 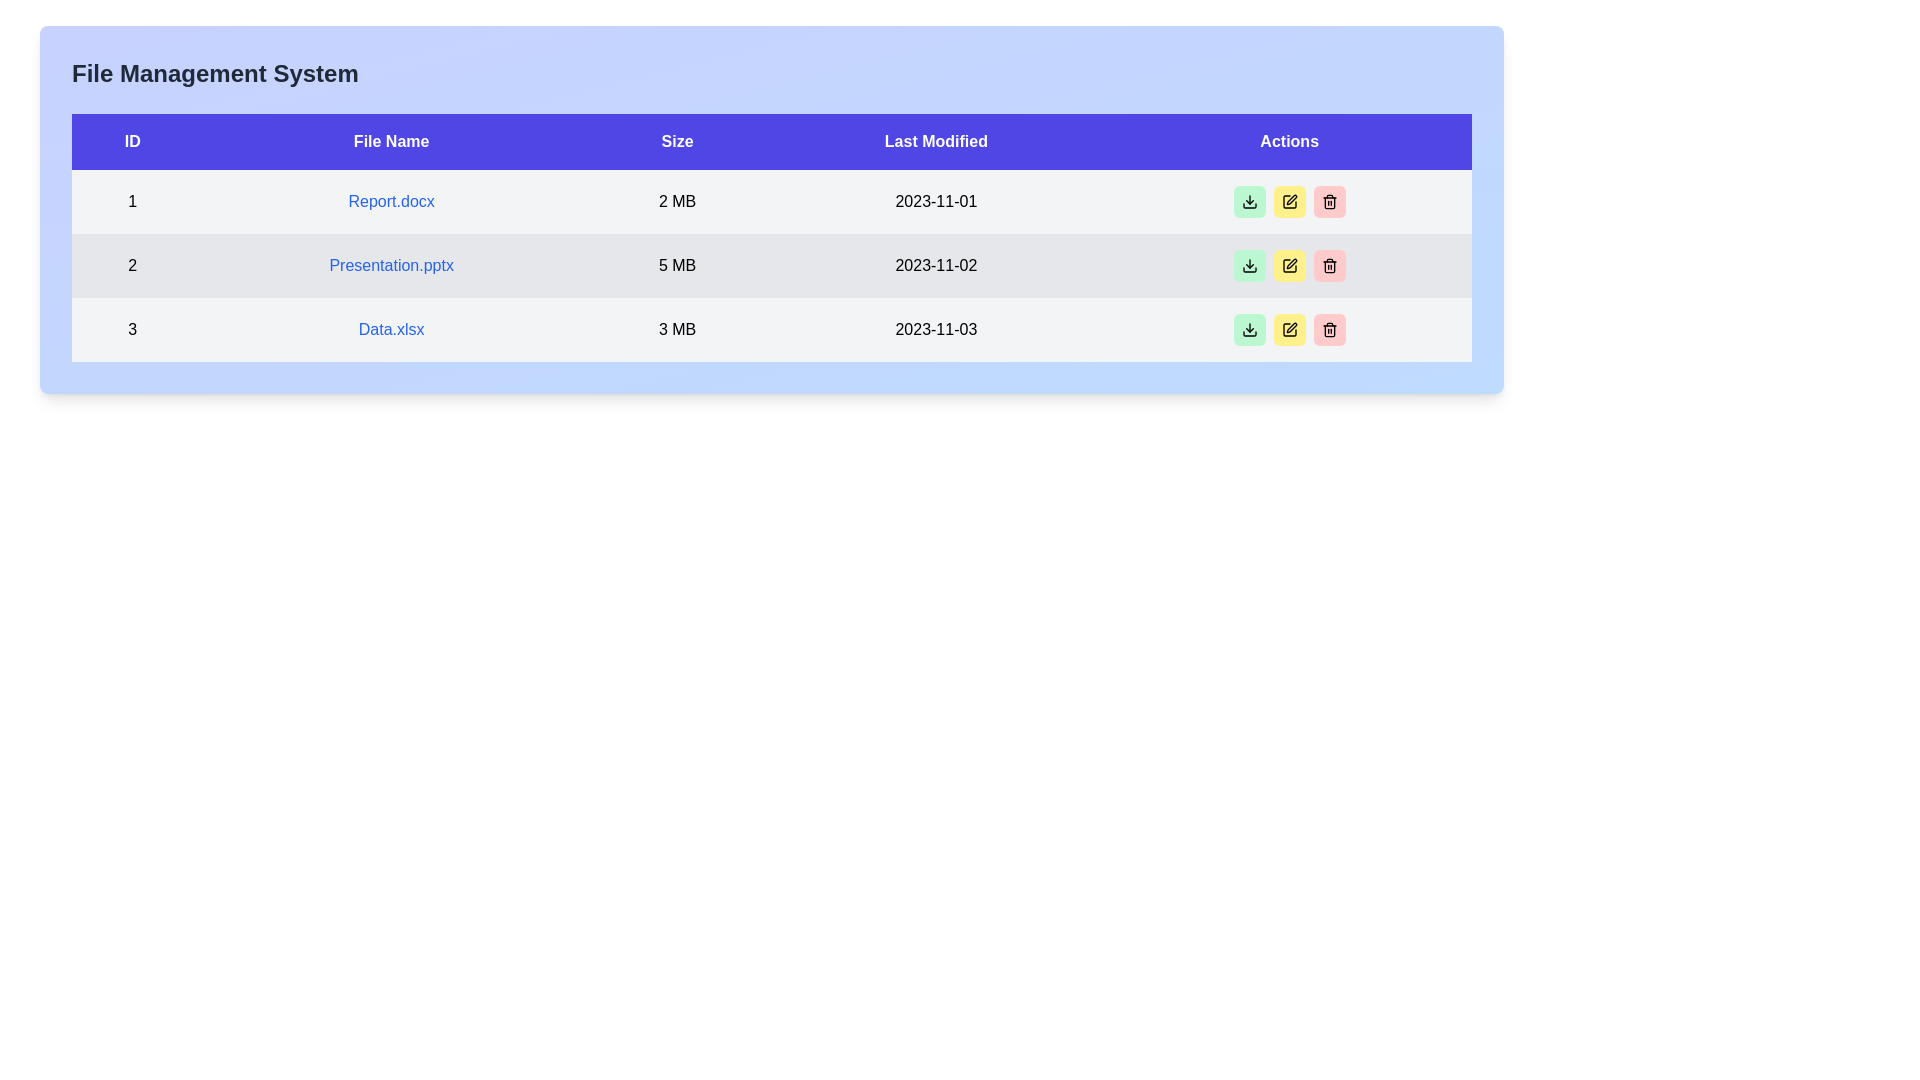 I want to click on the delete button in the 'Actions' column of the second row of the table, so click(x=1329, y=265).